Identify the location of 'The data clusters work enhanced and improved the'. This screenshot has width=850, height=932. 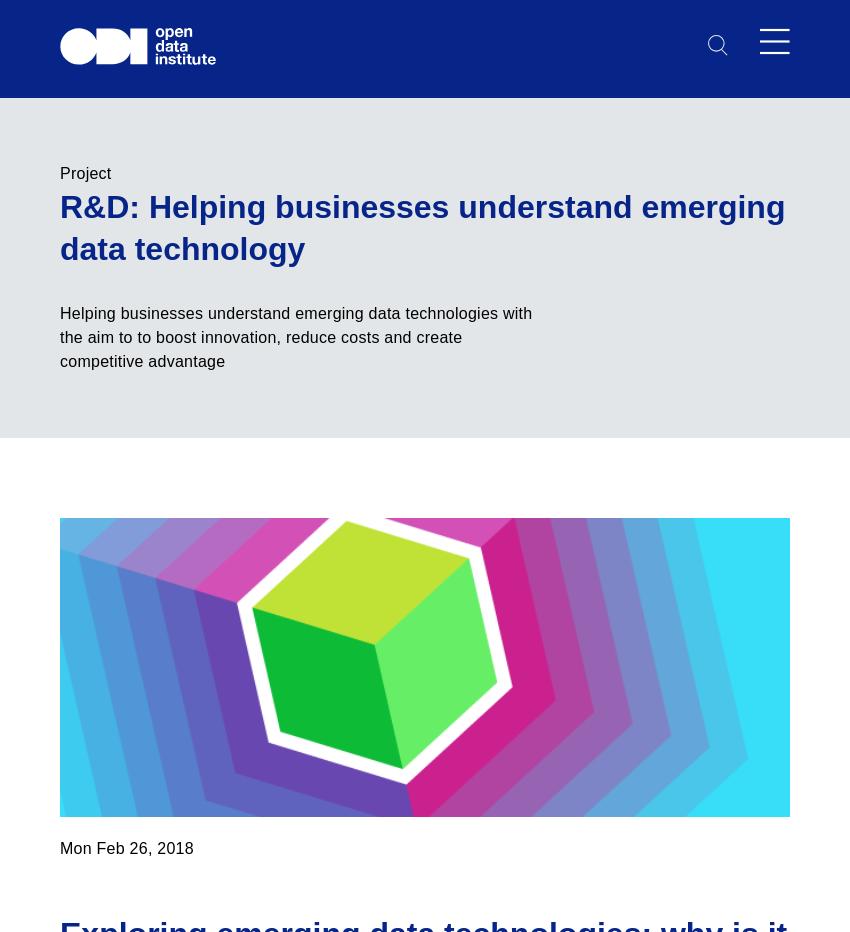
(249, 352).